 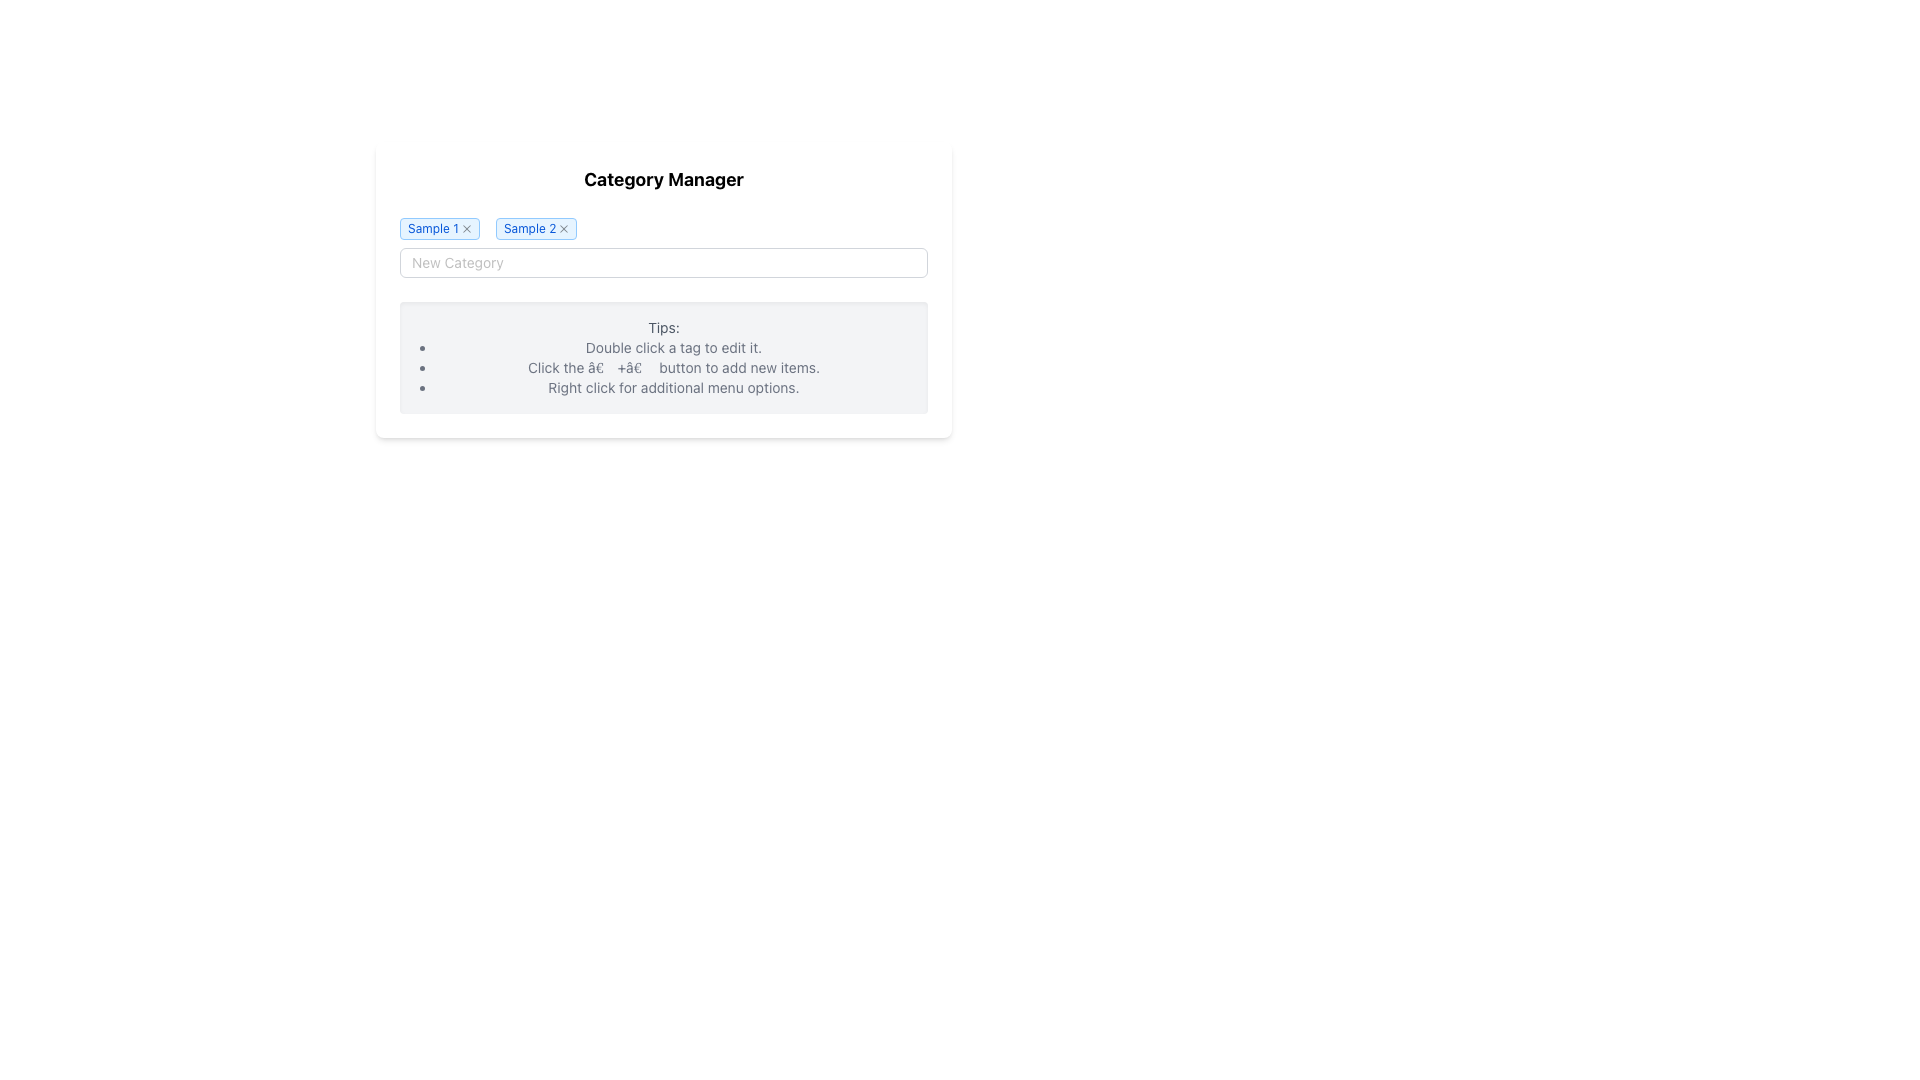 What do you see at coordinates (673, 367) in the screenshot?
I see `the instructional tip text element that guides users to use a '+' button to add new items, located under the 'Tips:' section` at bounding box center [673, 367].